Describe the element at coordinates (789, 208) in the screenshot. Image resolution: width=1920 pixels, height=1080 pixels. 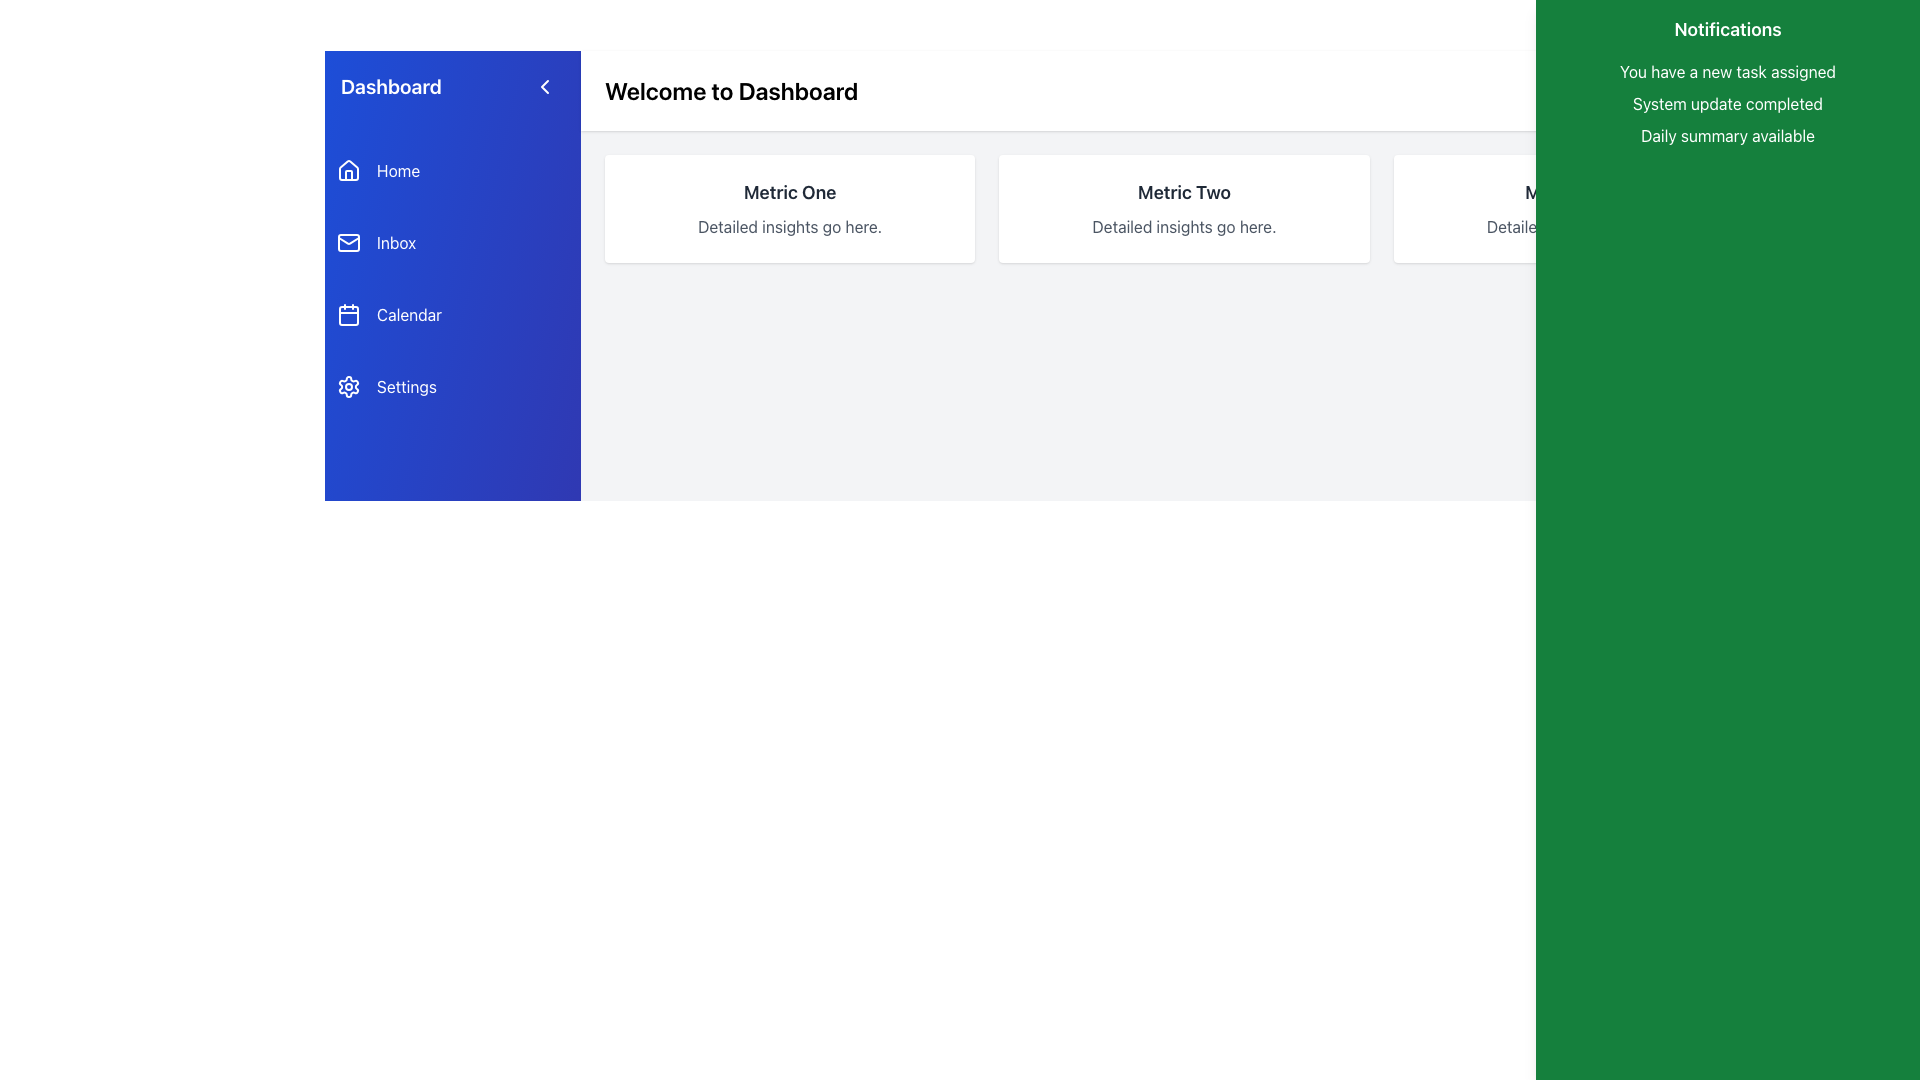
I see `the Informational Card that displays 'Metric One' in bold and larger text with 'Detailed insights go here' below it` at that location.